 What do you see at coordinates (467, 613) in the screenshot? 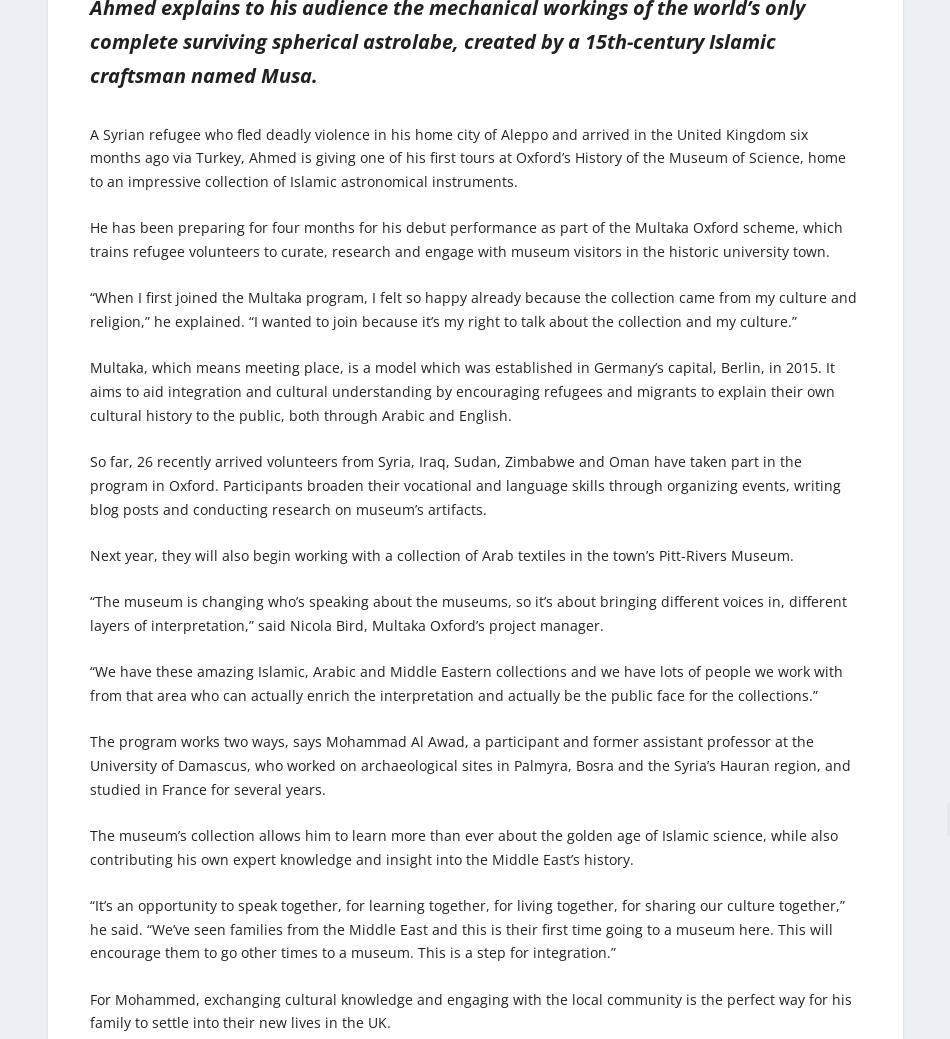
I see `'“The museum is changing who’s speaking about the museums, so it’s about bringing different voices in, different layers of interpretation,” said Nicola Bird, Multaka Oxford’s project manager.'` at bounding box center [467, 613].